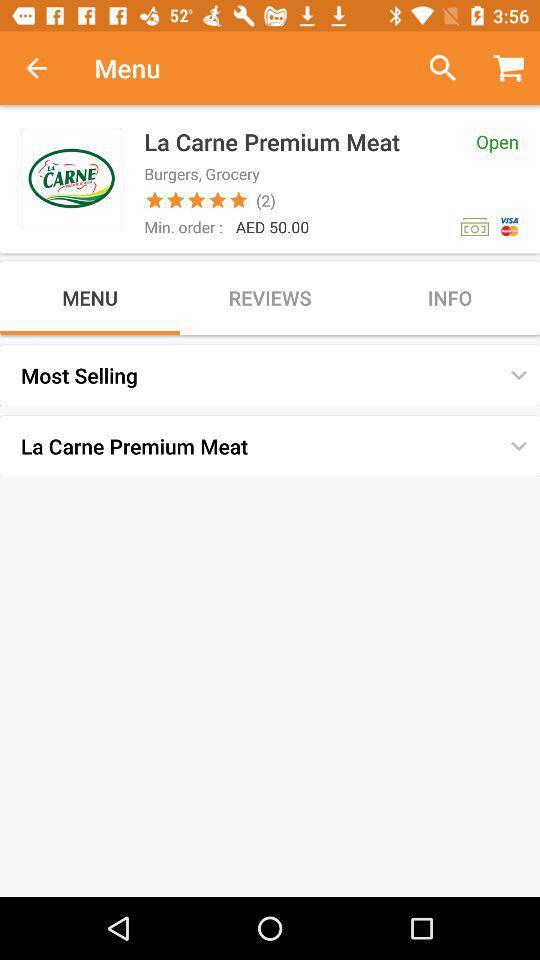 Image resolution: width=540 pixels, height=960 pixels. I want to click on the item next to menu, so click(434, 68).